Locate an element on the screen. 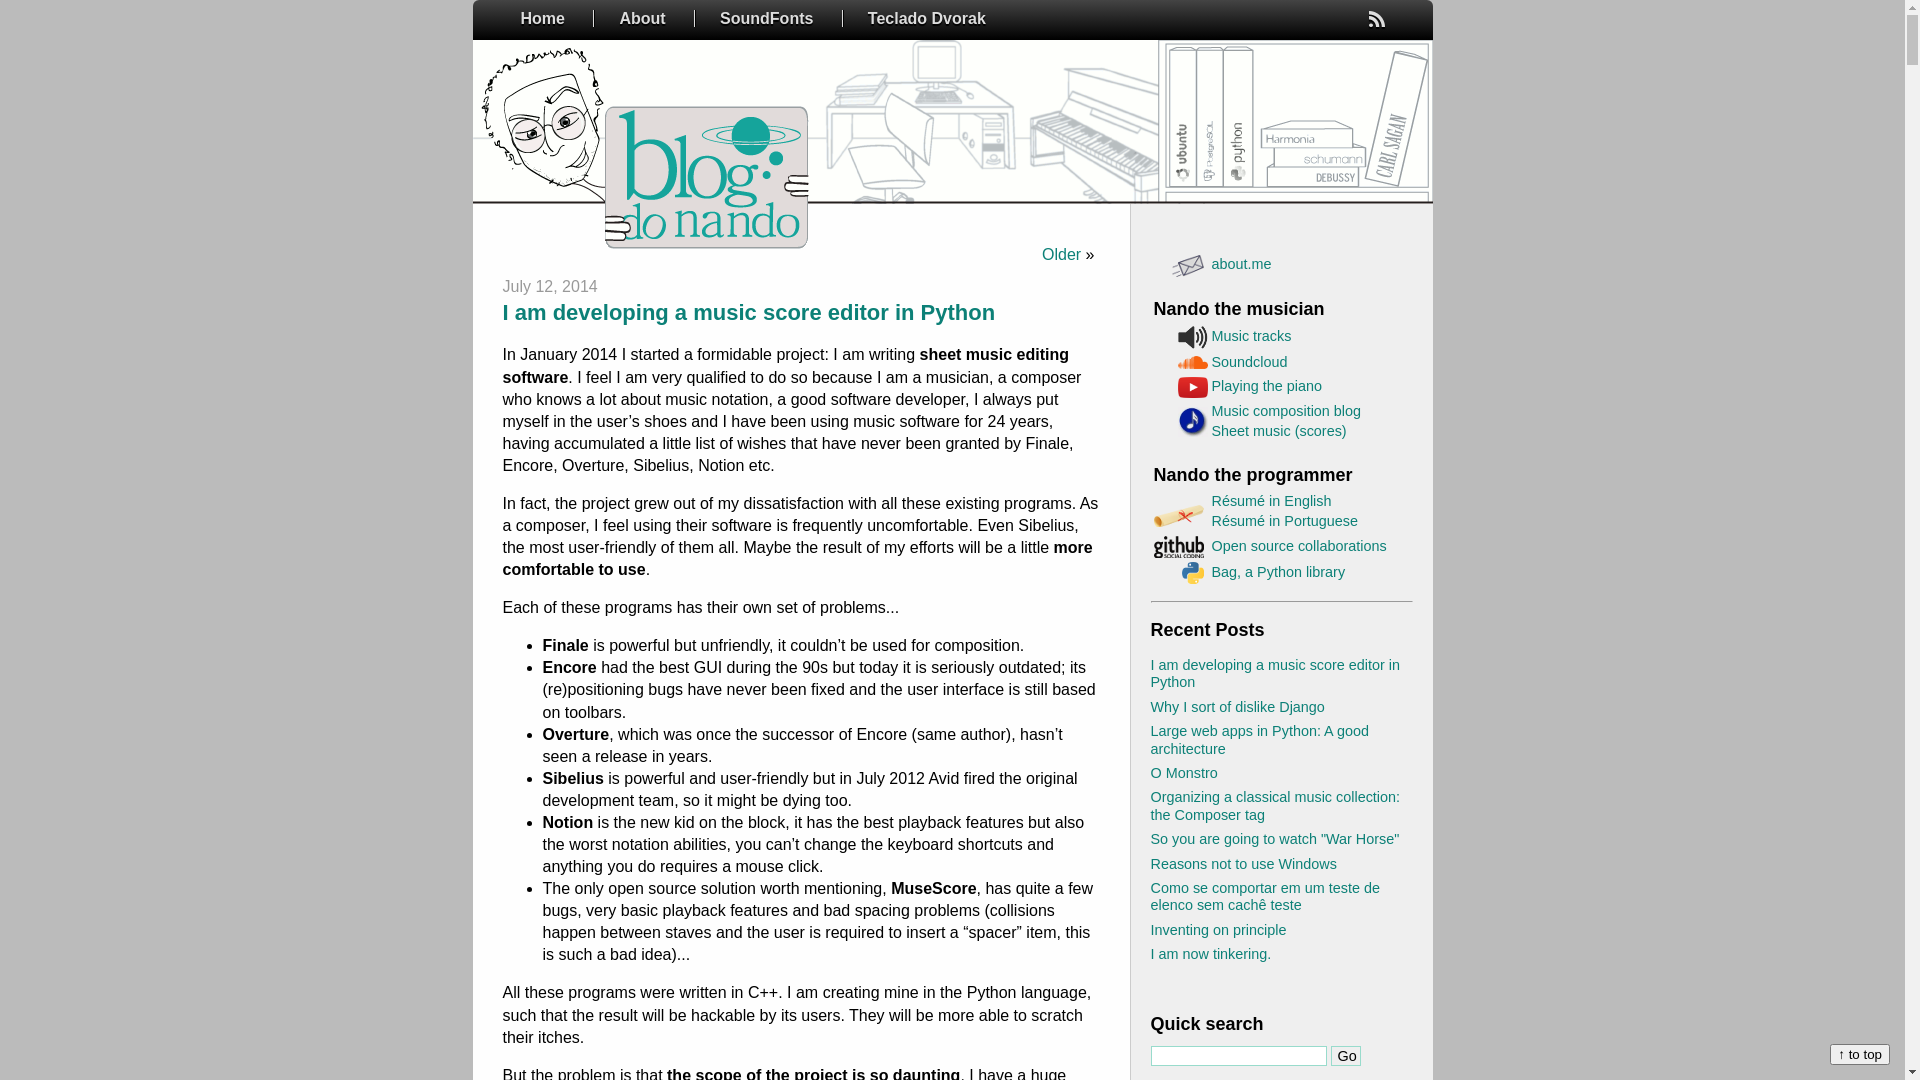 This screenshot has height=1080, width=1920. 'So you are going to watch "War Horse"' is located at coordinates (1273, 839).